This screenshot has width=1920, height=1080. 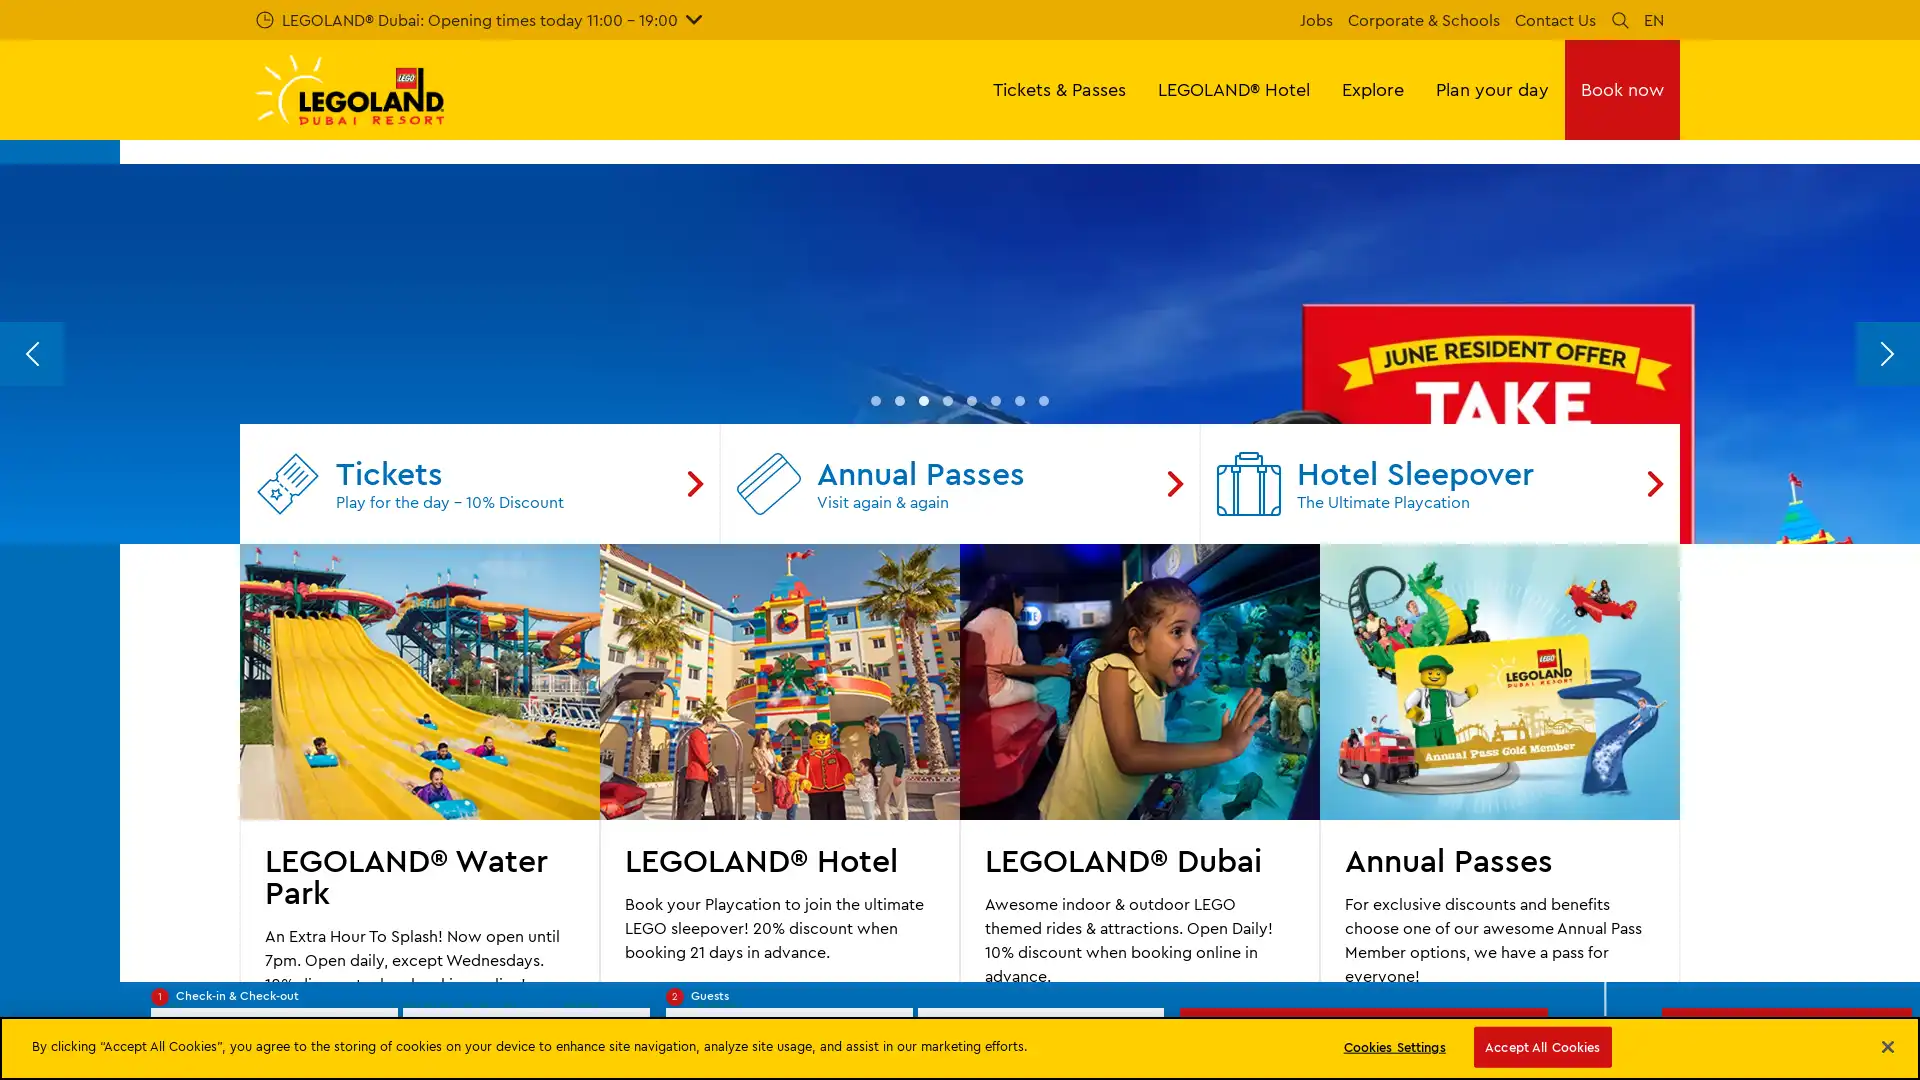 What do you see at coordinates (1232, 88) in the screenshot?
I see `LEGOLAND Hotel` at bounding box center [1232, 88].